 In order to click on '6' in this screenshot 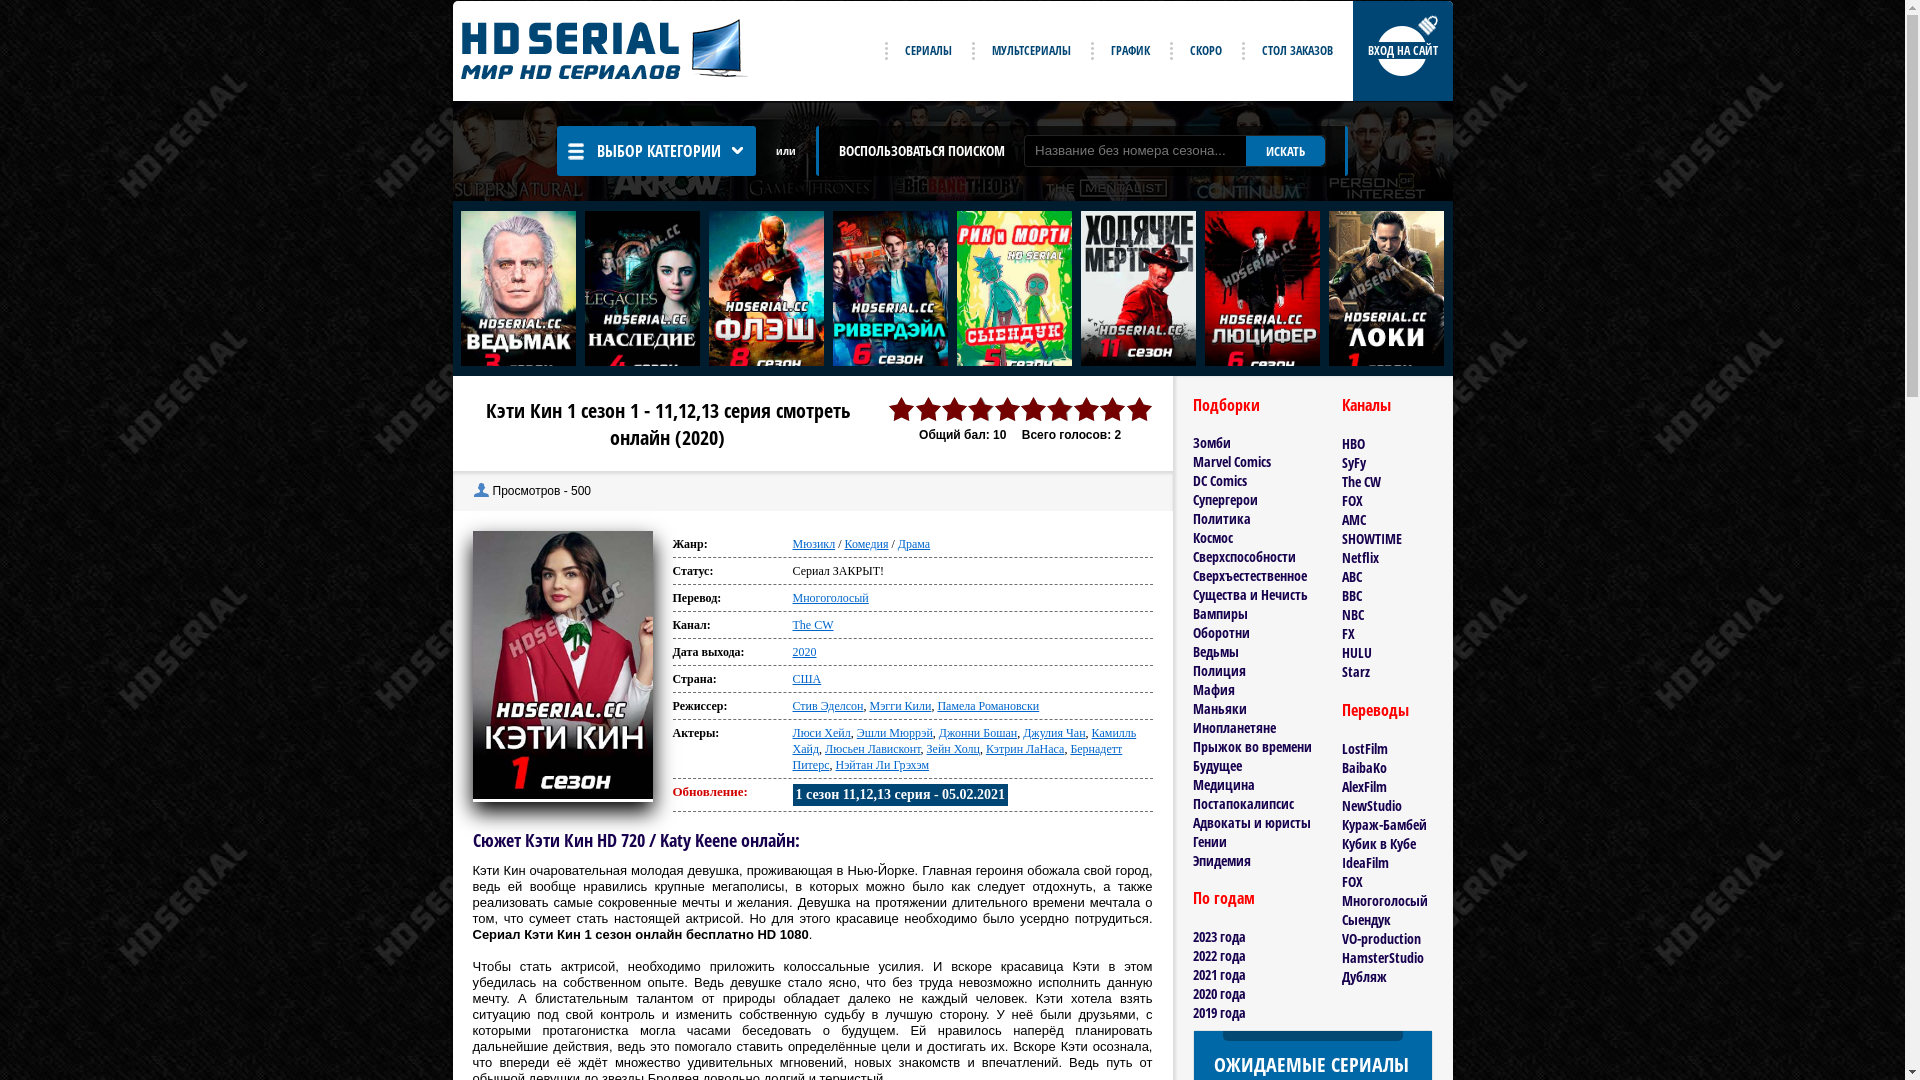, I will do `click(1019, 408)`.